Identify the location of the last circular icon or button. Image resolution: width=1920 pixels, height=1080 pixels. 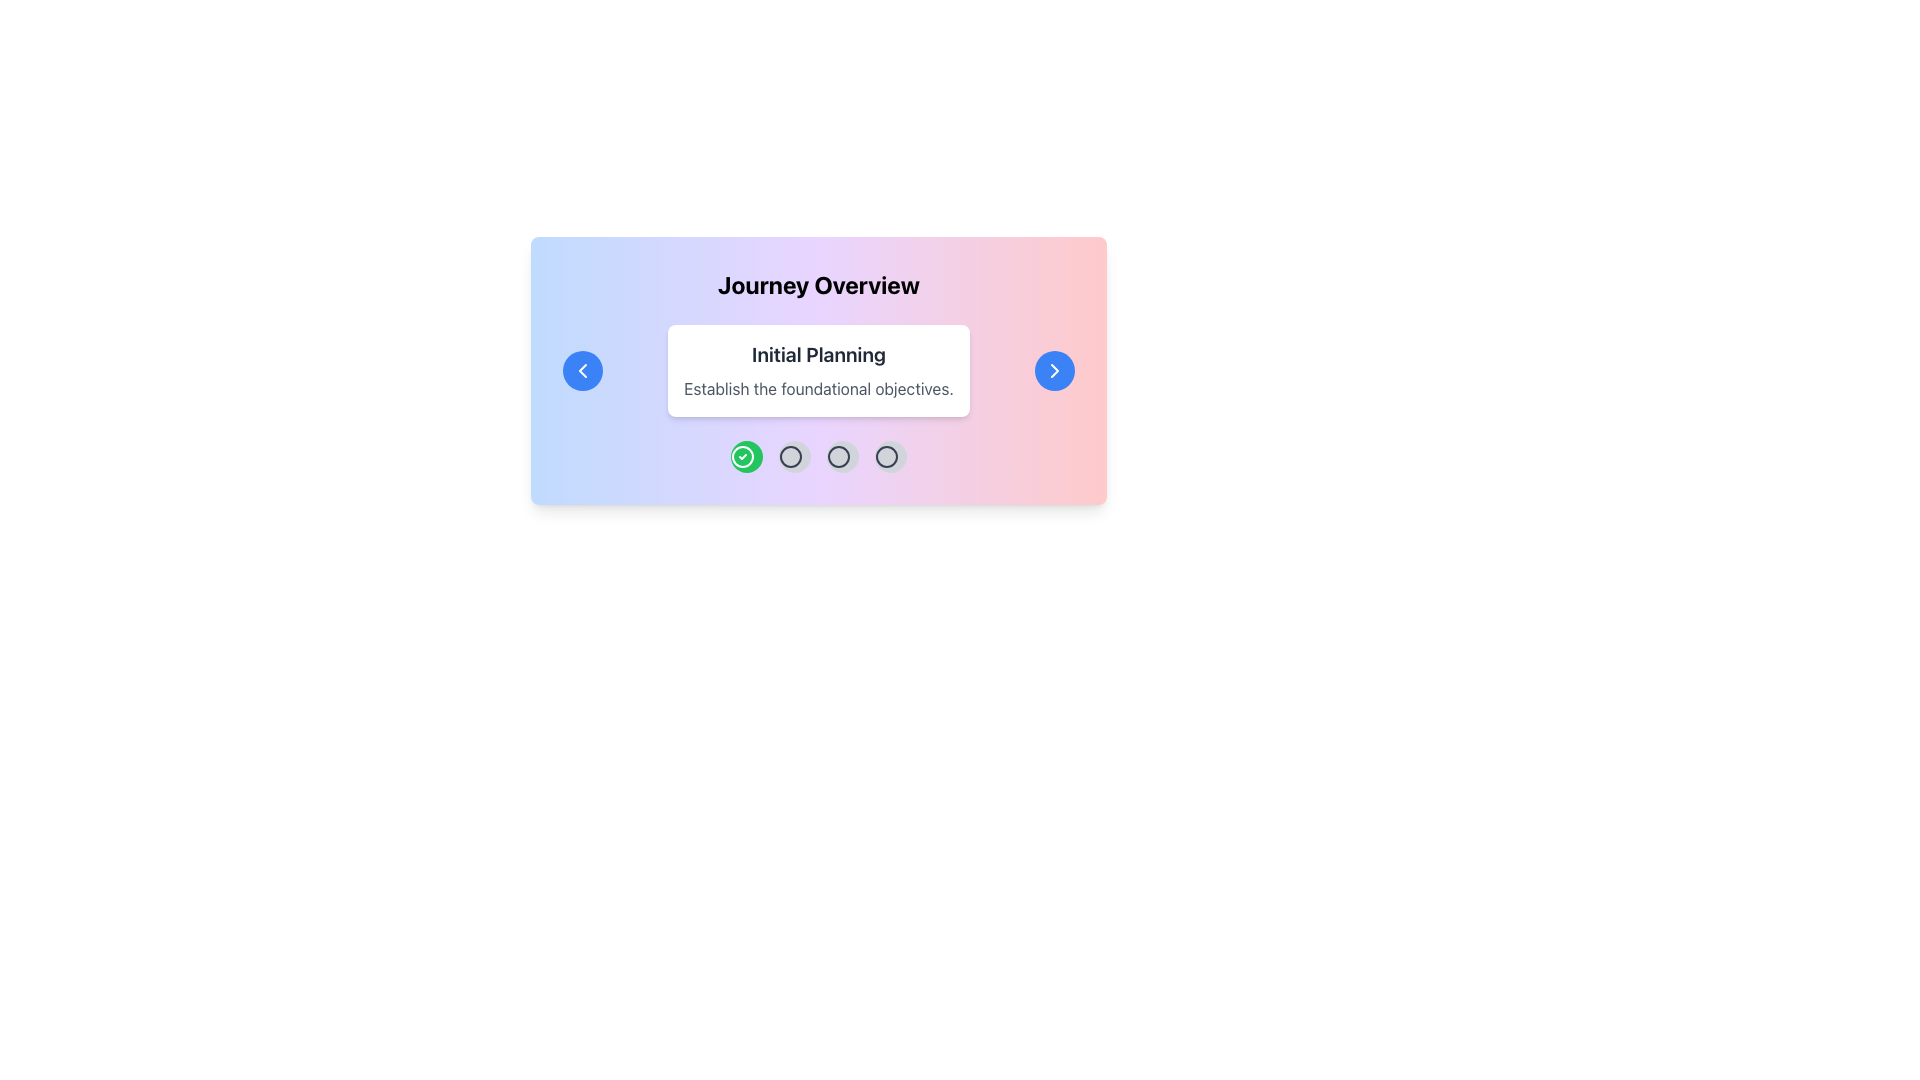
(886, 456).